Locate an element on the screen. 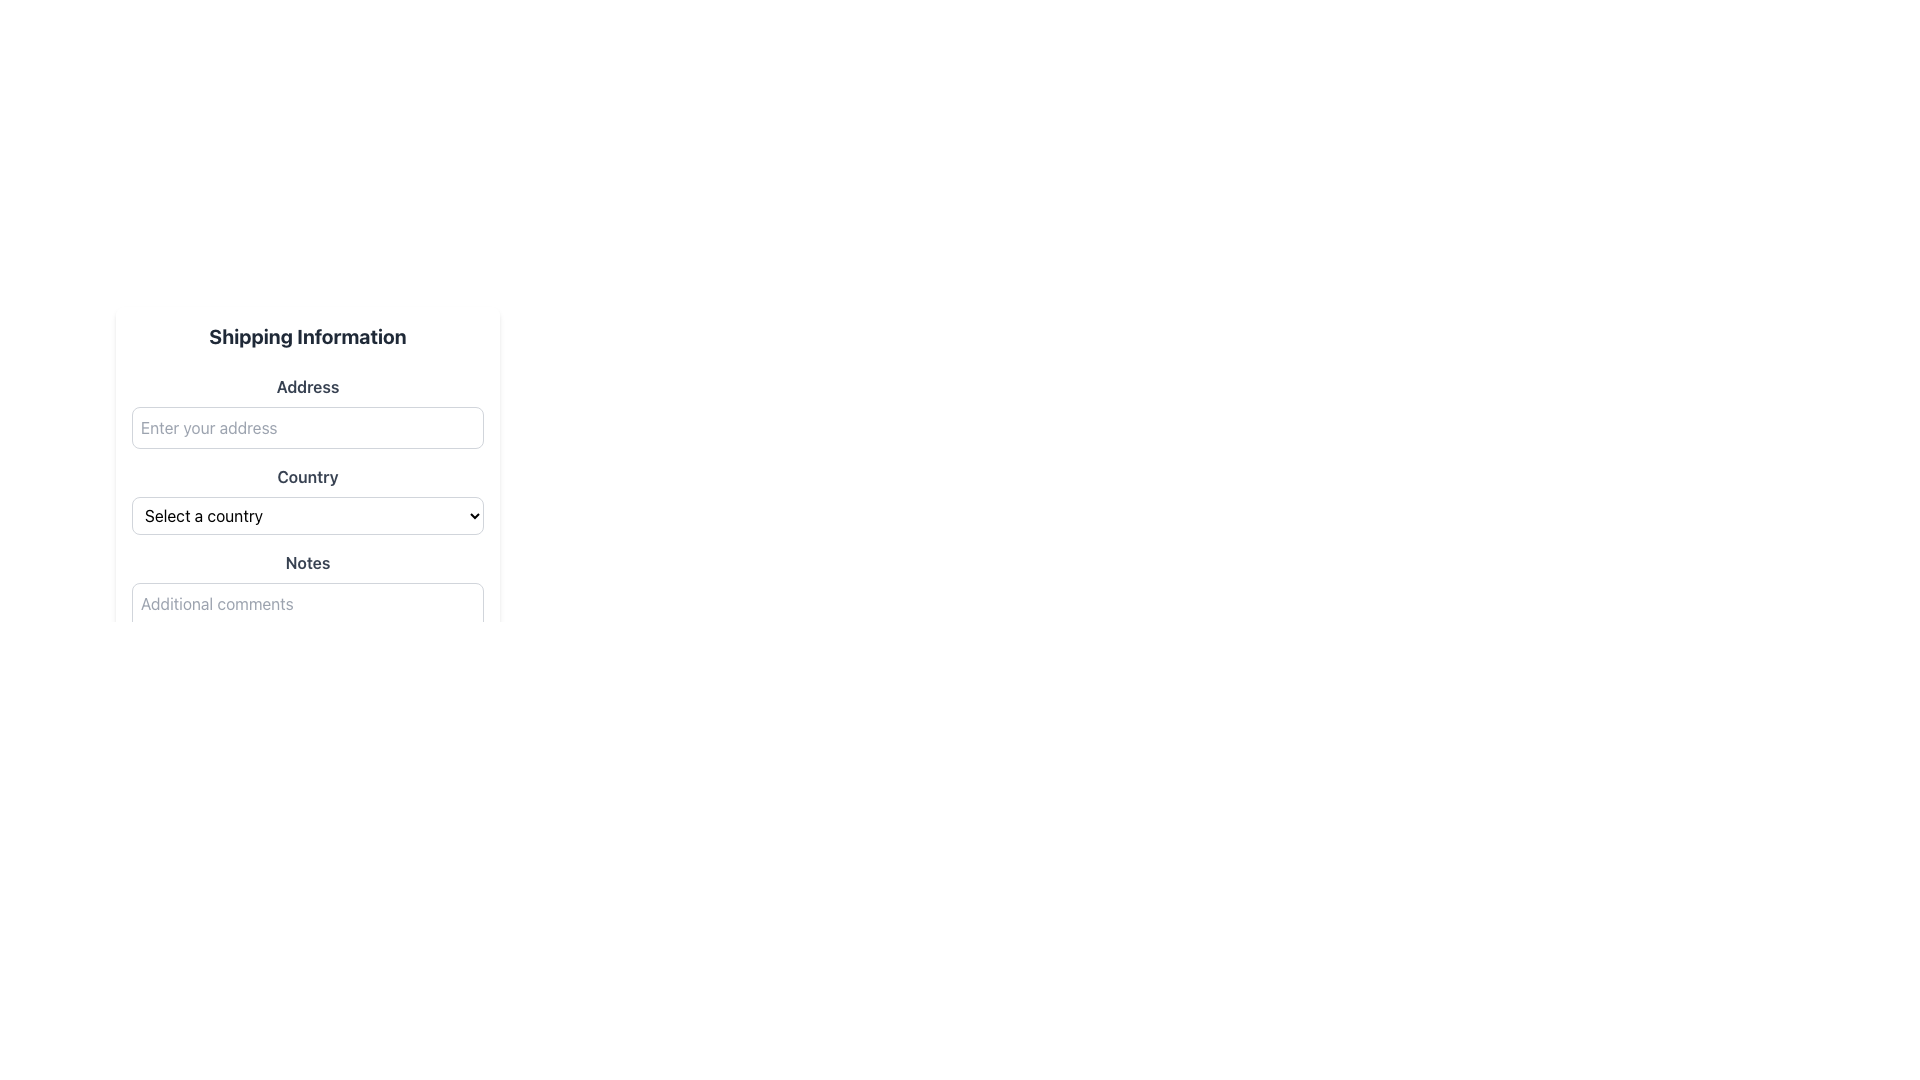  an option from the 'Country' dropdown menu located beneath the 'Country' label in the 'Shipping Information' section is located at coordinates (306, 499).